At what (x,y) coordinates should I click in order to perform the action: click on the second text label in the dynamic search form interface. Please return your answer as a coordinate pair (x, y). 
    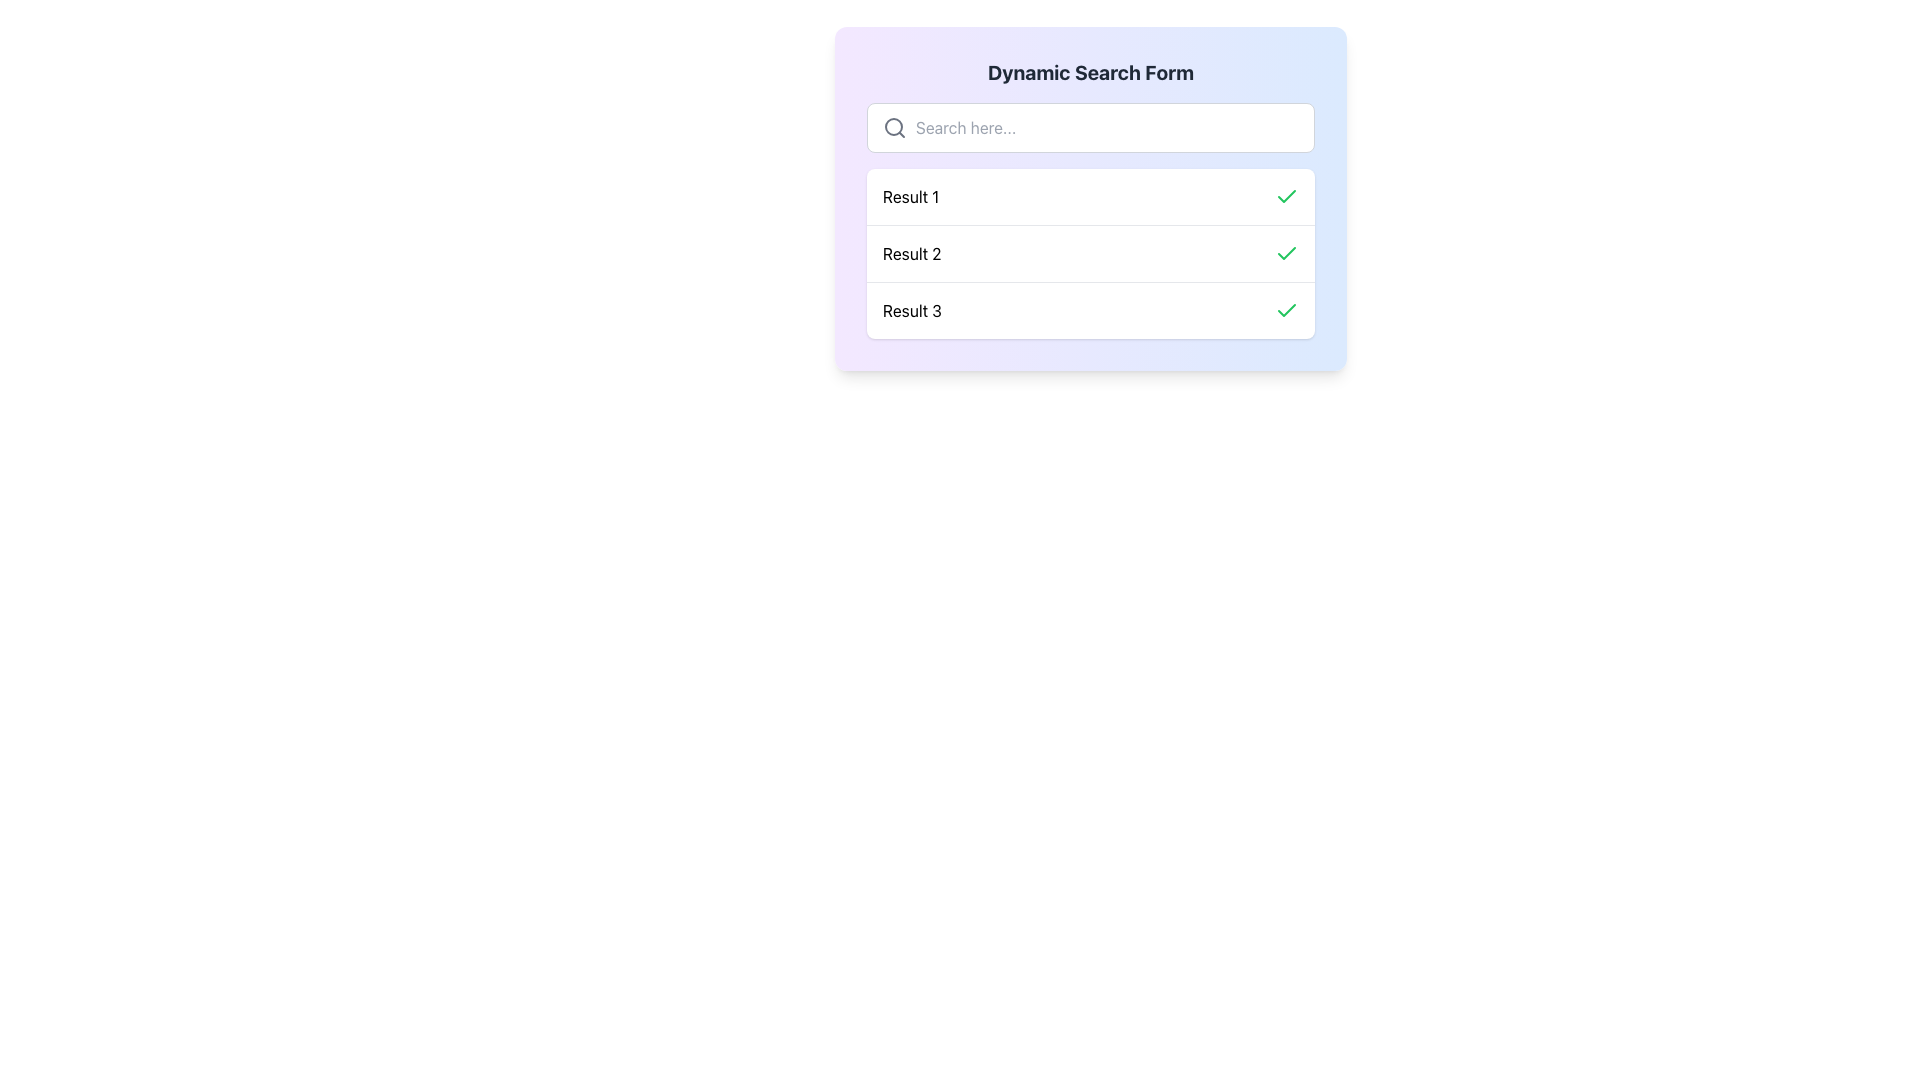
    Looking at the image, I should click on (911, 253).